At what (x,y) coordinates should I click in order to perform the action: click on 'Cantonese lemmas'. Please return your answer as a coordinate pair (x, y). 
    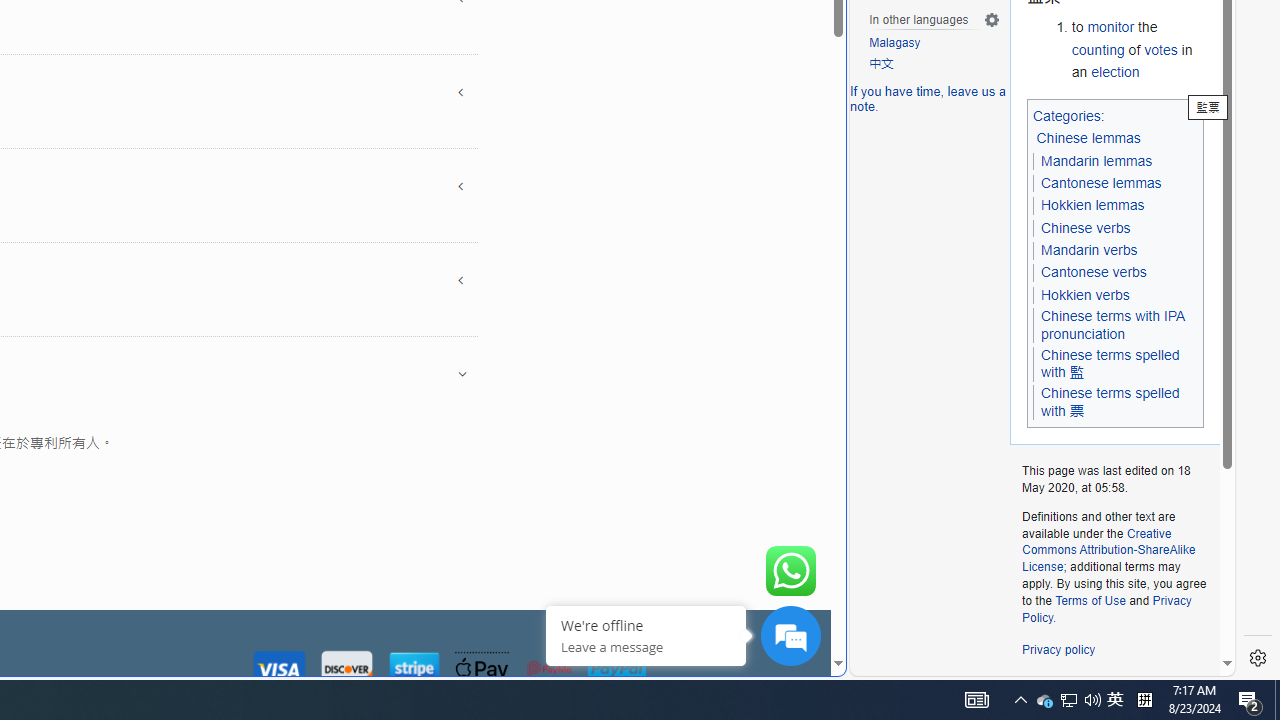
    Looking at the image, I should click on (1100, 182).